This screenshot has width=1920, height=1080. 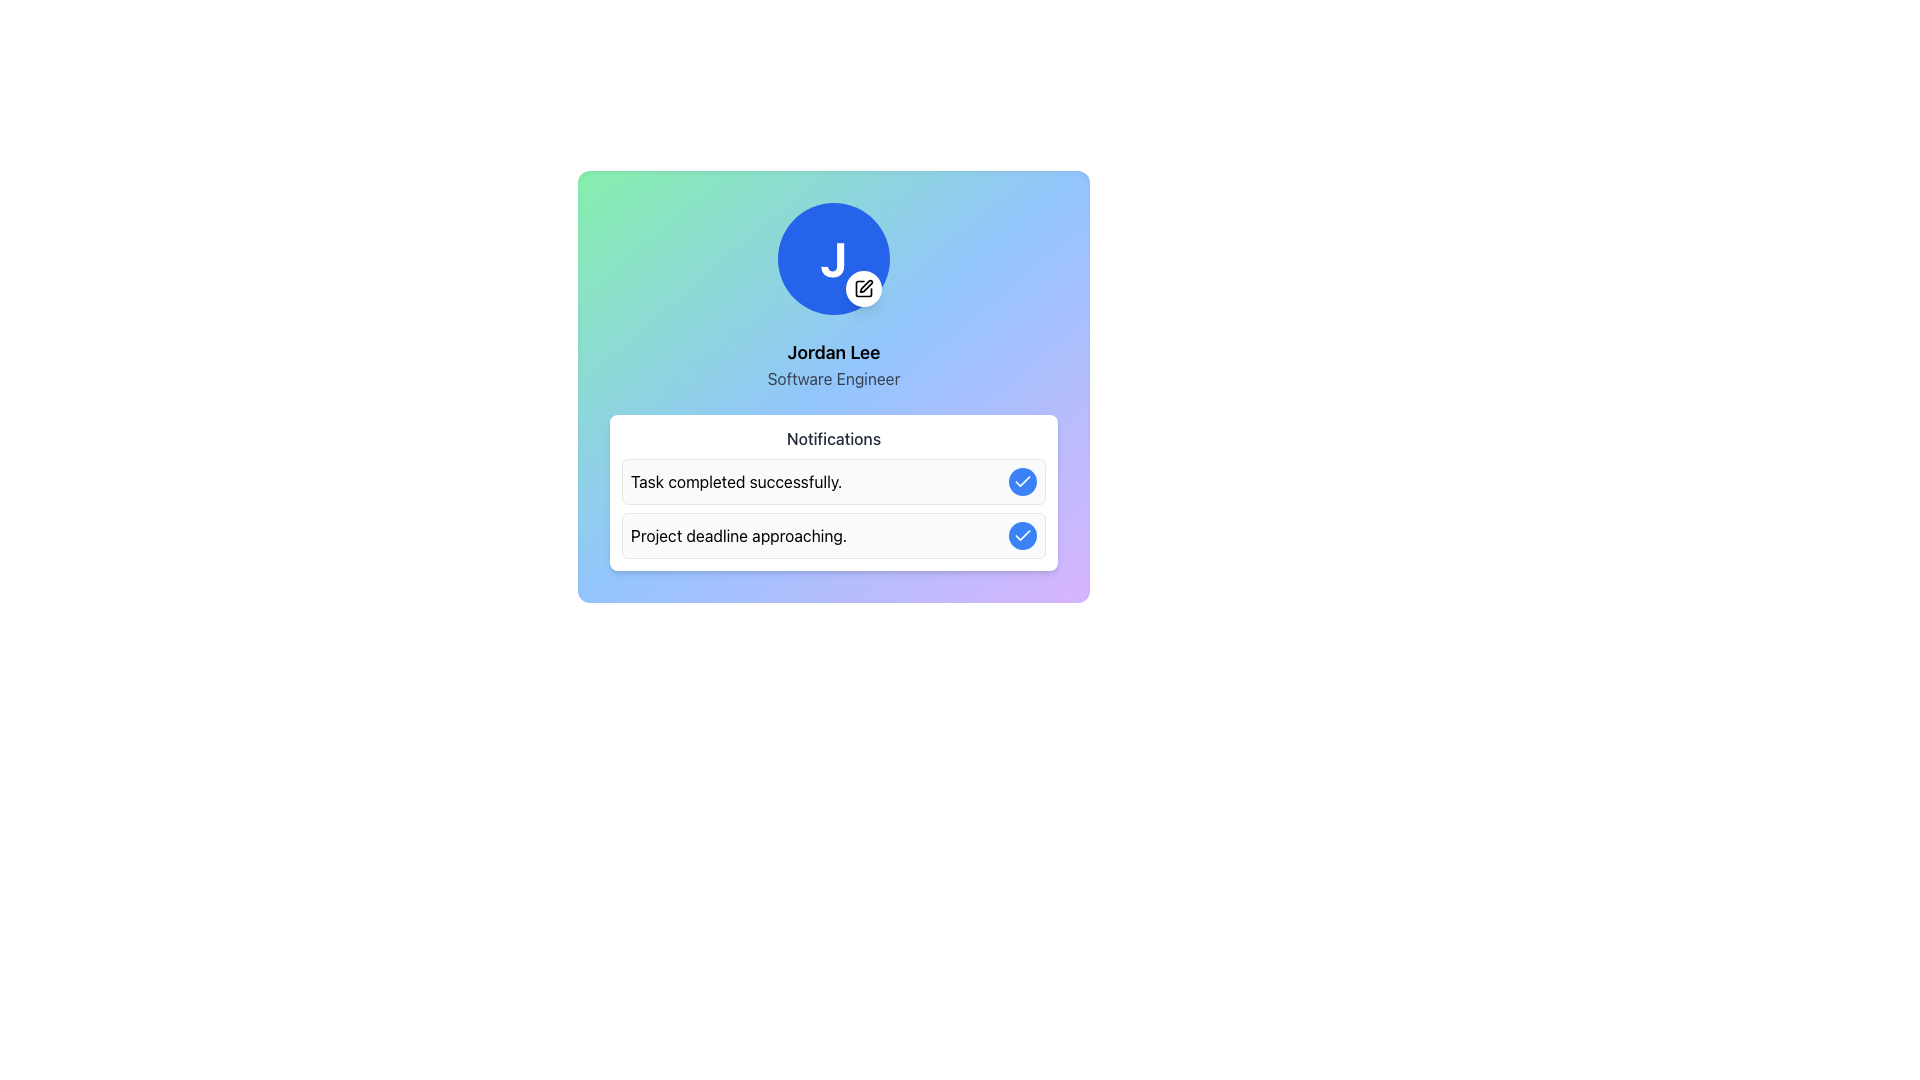 I want to click on the pen-shaped edit icon located at the bottom right of the rounded overlay on the profile picture, so click(x=866, y=286).